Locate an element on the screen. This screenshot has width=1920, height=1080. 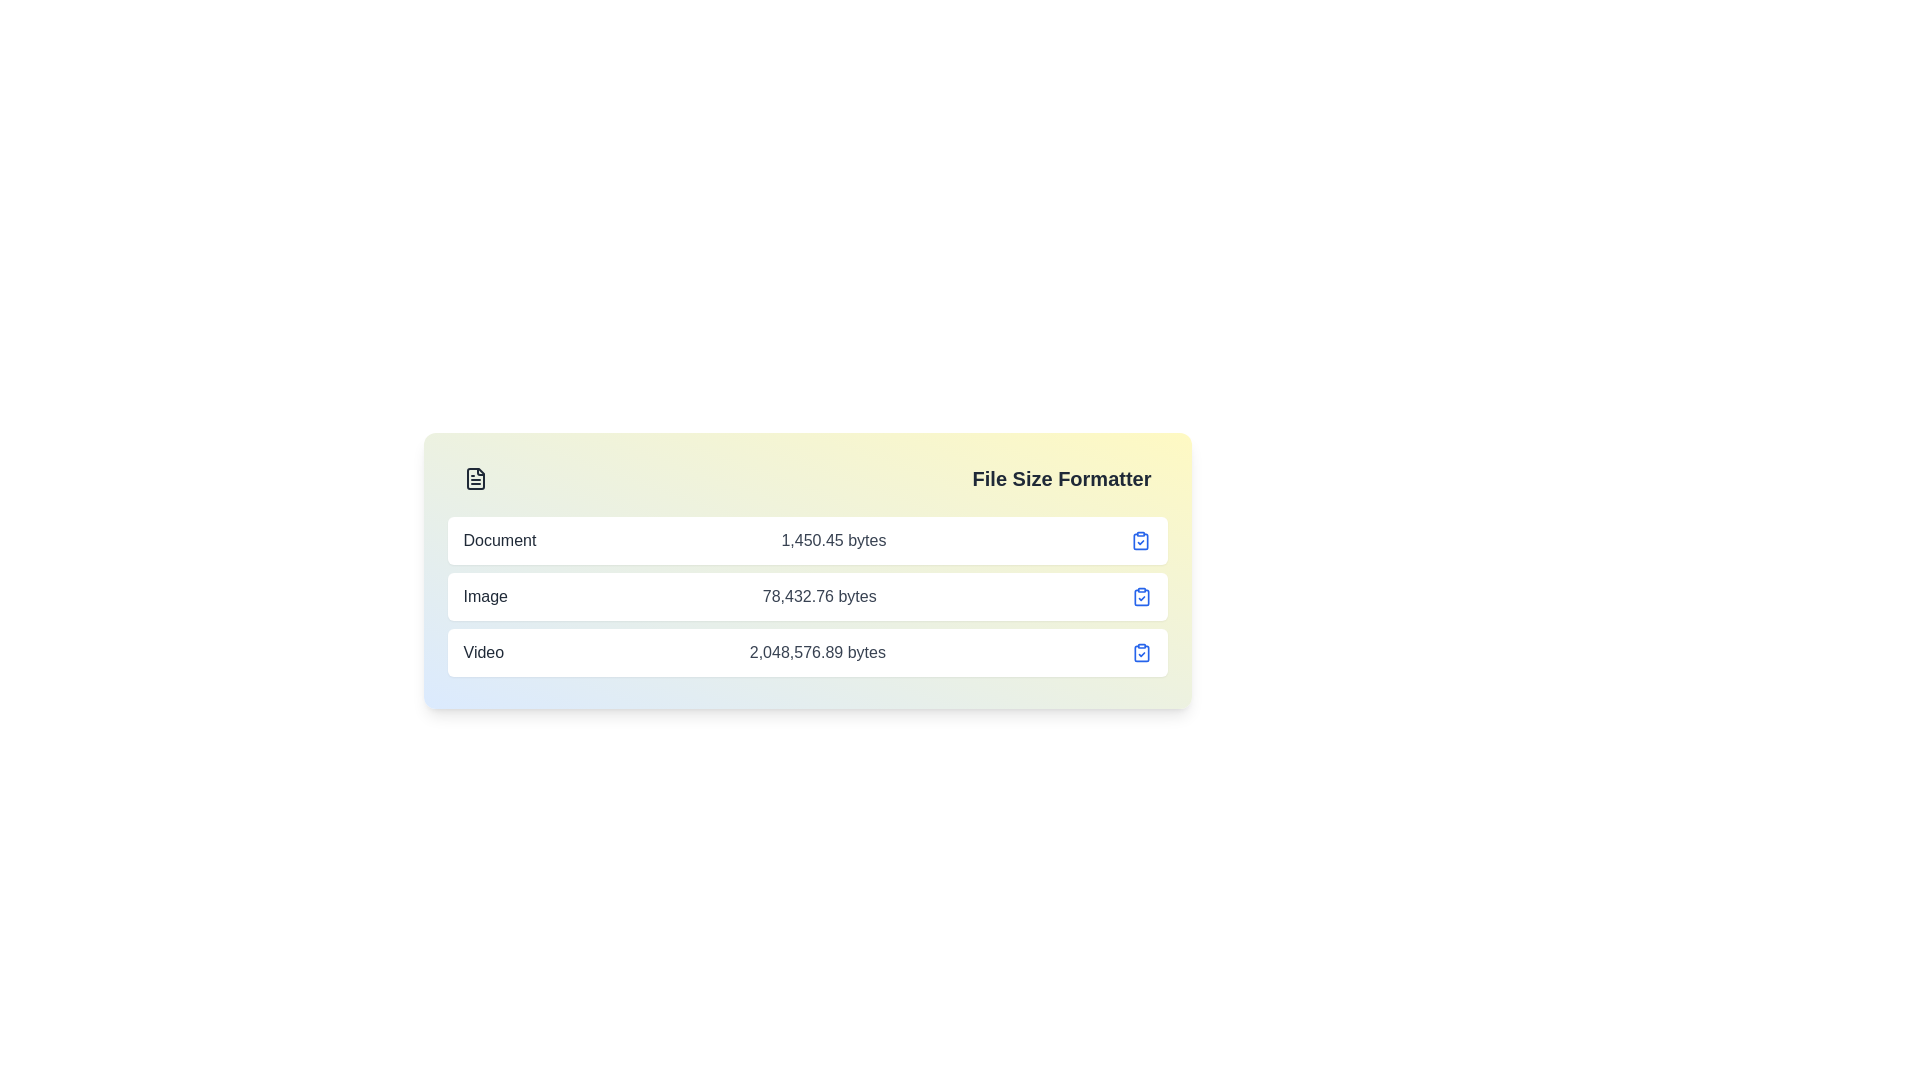
the text display that shows the file size for the image, which is located in the second row, to the right of the text 'Image' is located at coordinates (819, 596).